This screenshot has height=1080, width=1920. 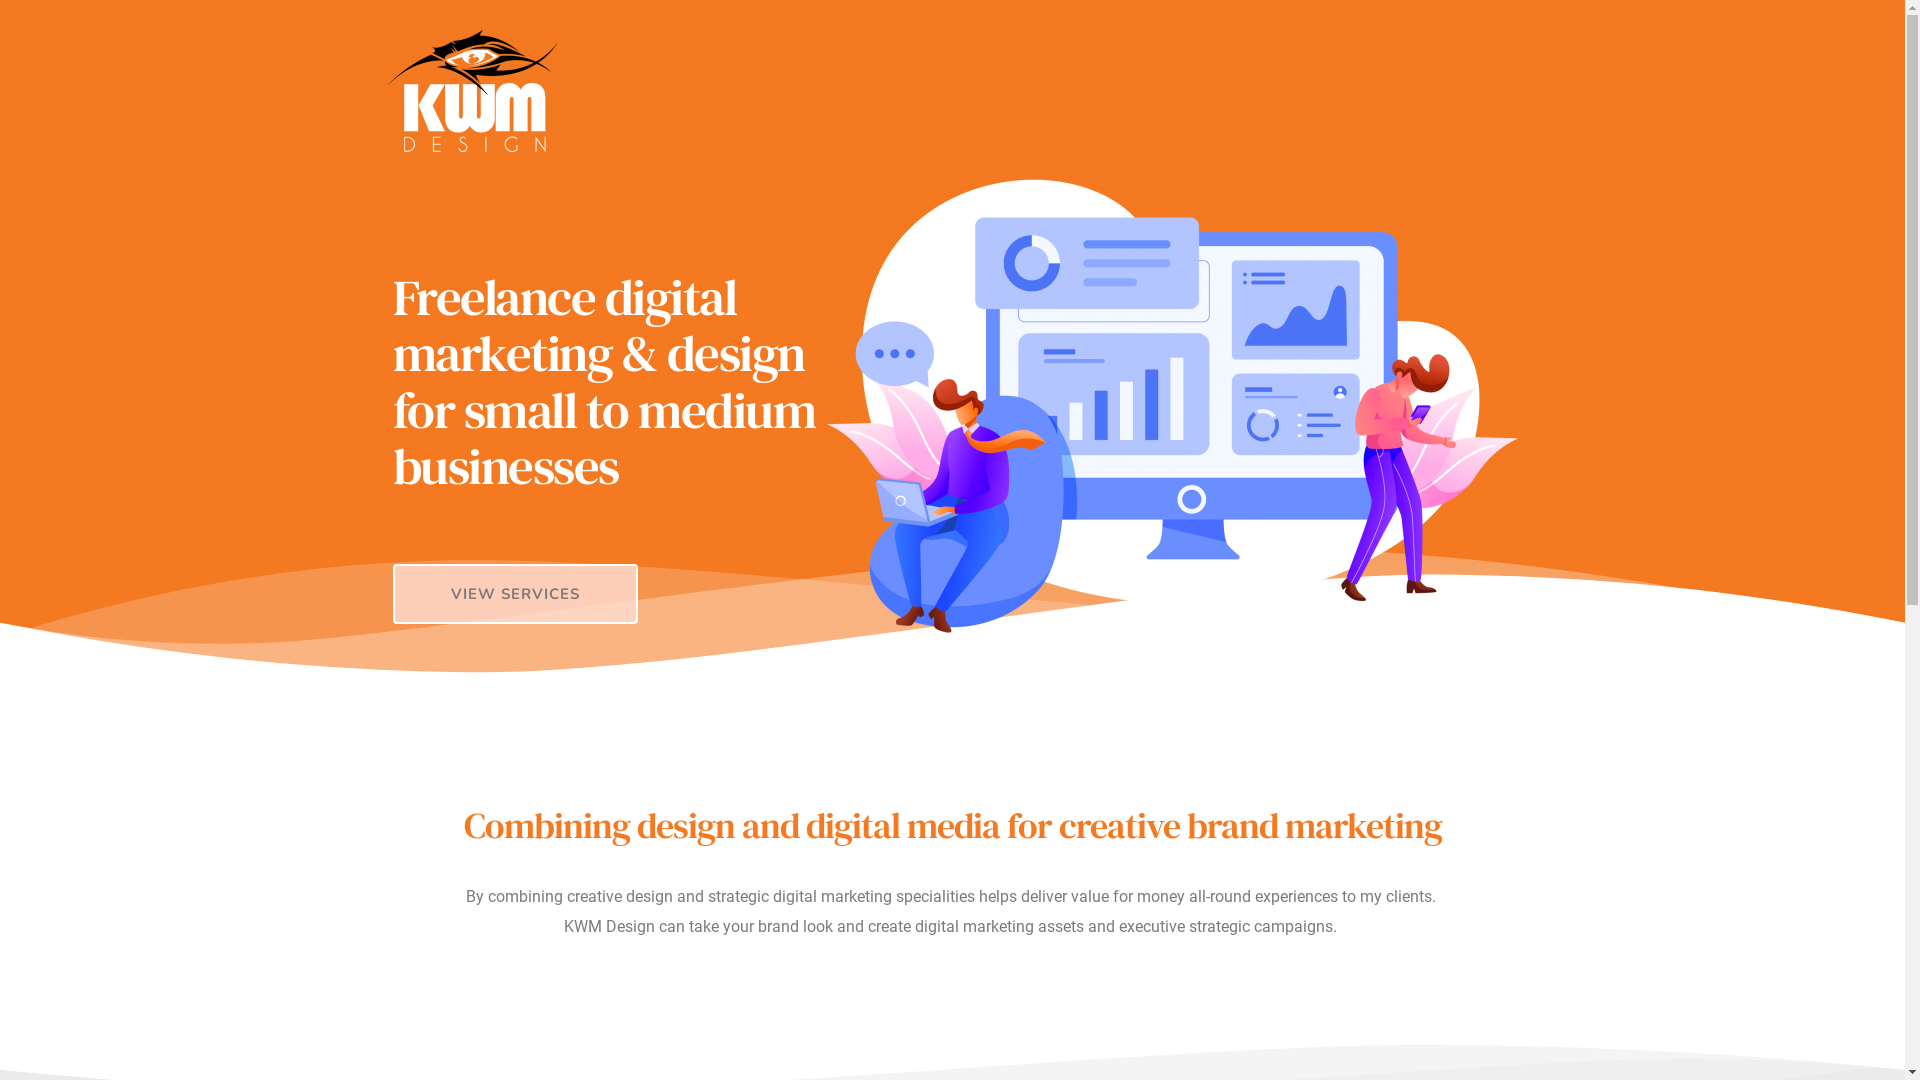 I want to click on 'VIEW SERVICES', so click(x=514, y=593).